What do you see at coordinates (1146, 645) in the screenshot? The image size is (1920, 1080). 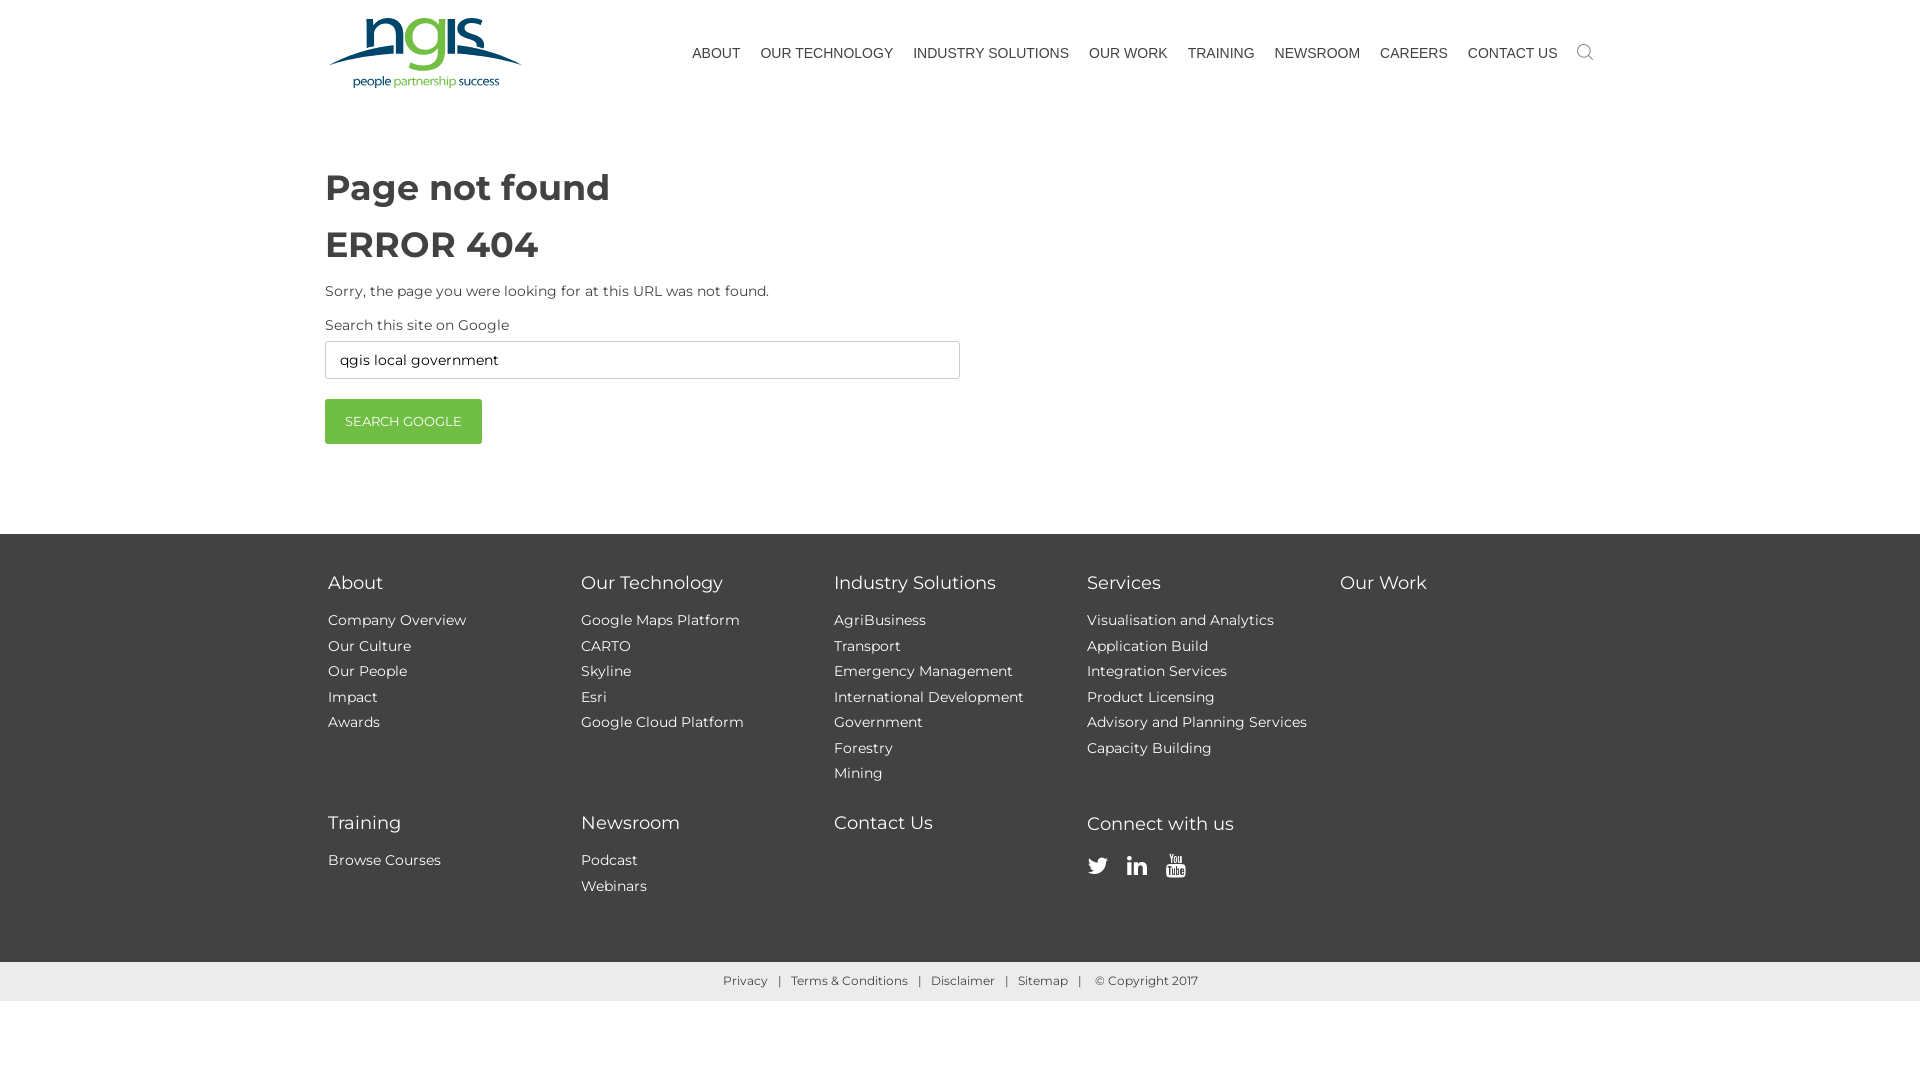 I see `'Application Build'` at bounding box center [1146, 645].